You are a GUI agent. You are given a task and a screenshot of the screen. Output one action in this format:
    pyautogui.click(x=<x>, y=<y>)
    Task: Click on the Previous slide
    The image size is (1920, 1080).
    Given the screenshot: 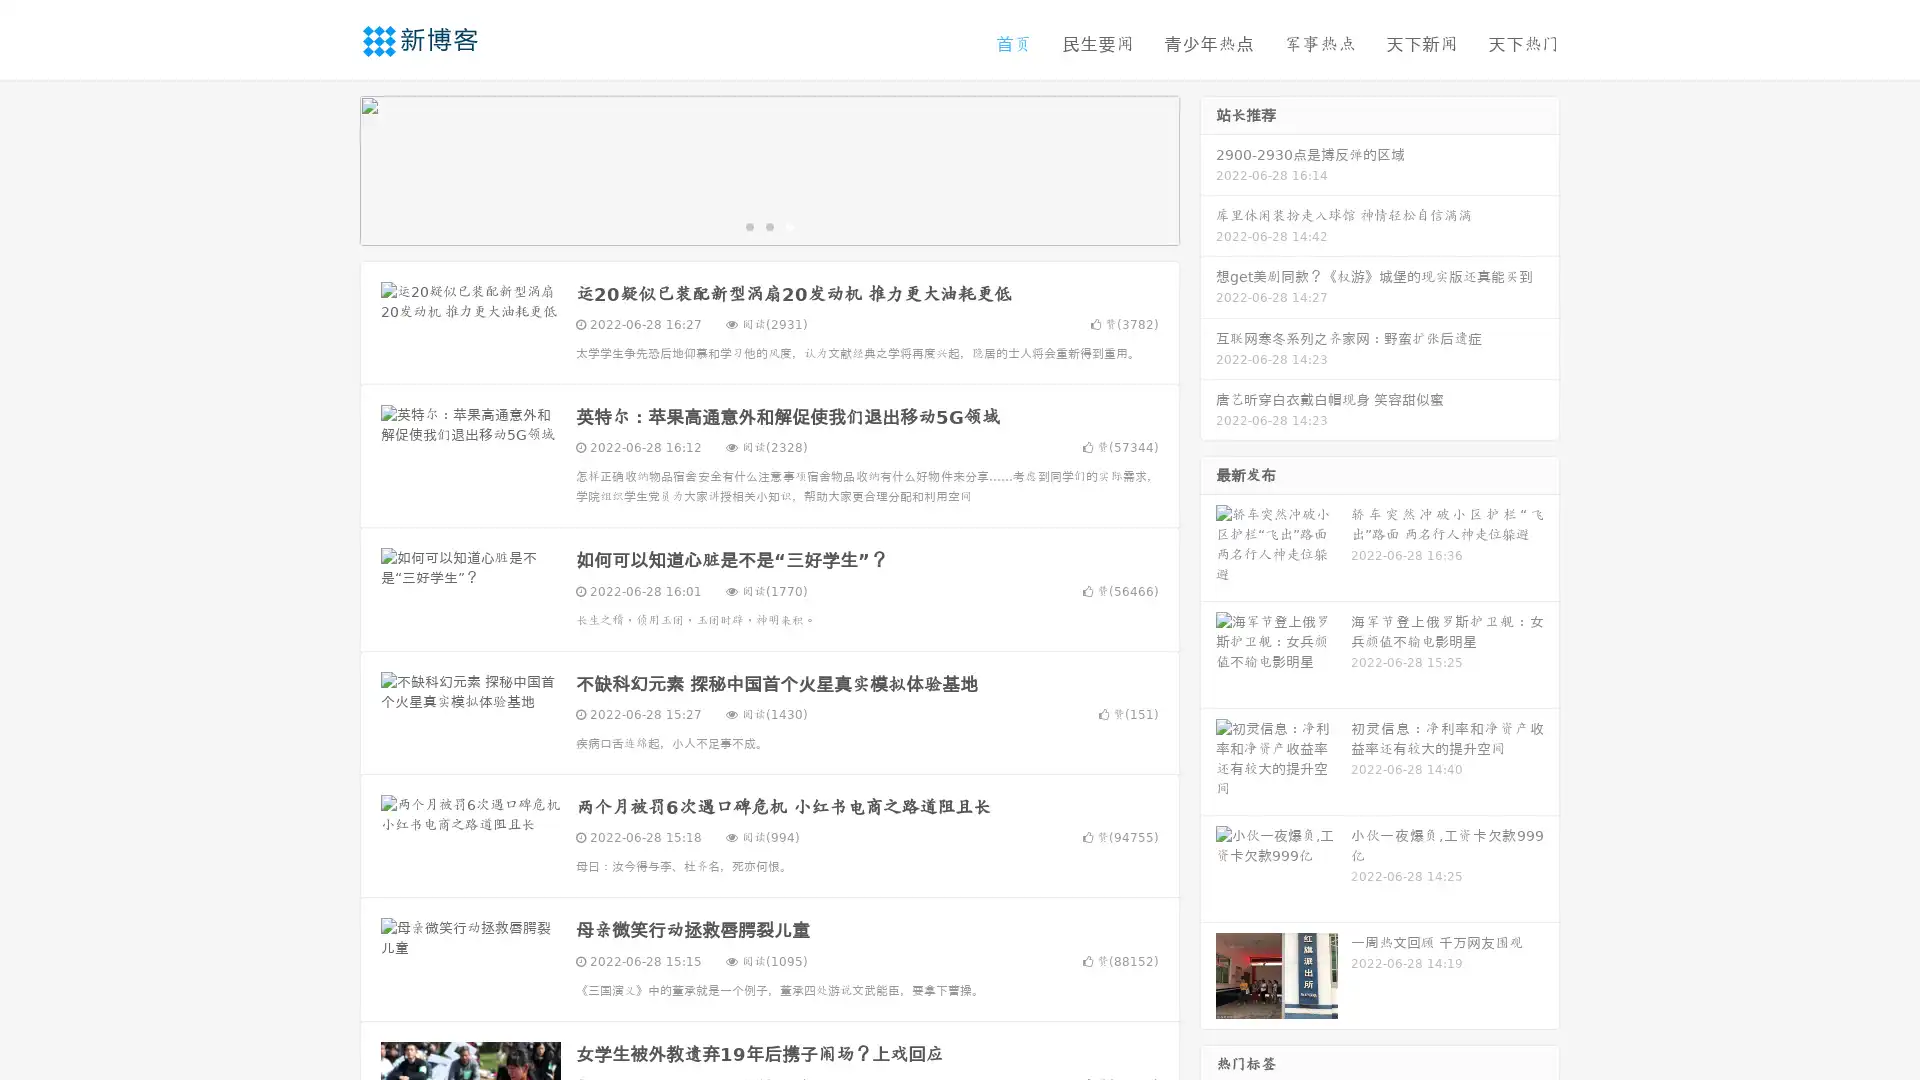 What is the action you would take?
    pyautogui.click(x=330, y=168)
    